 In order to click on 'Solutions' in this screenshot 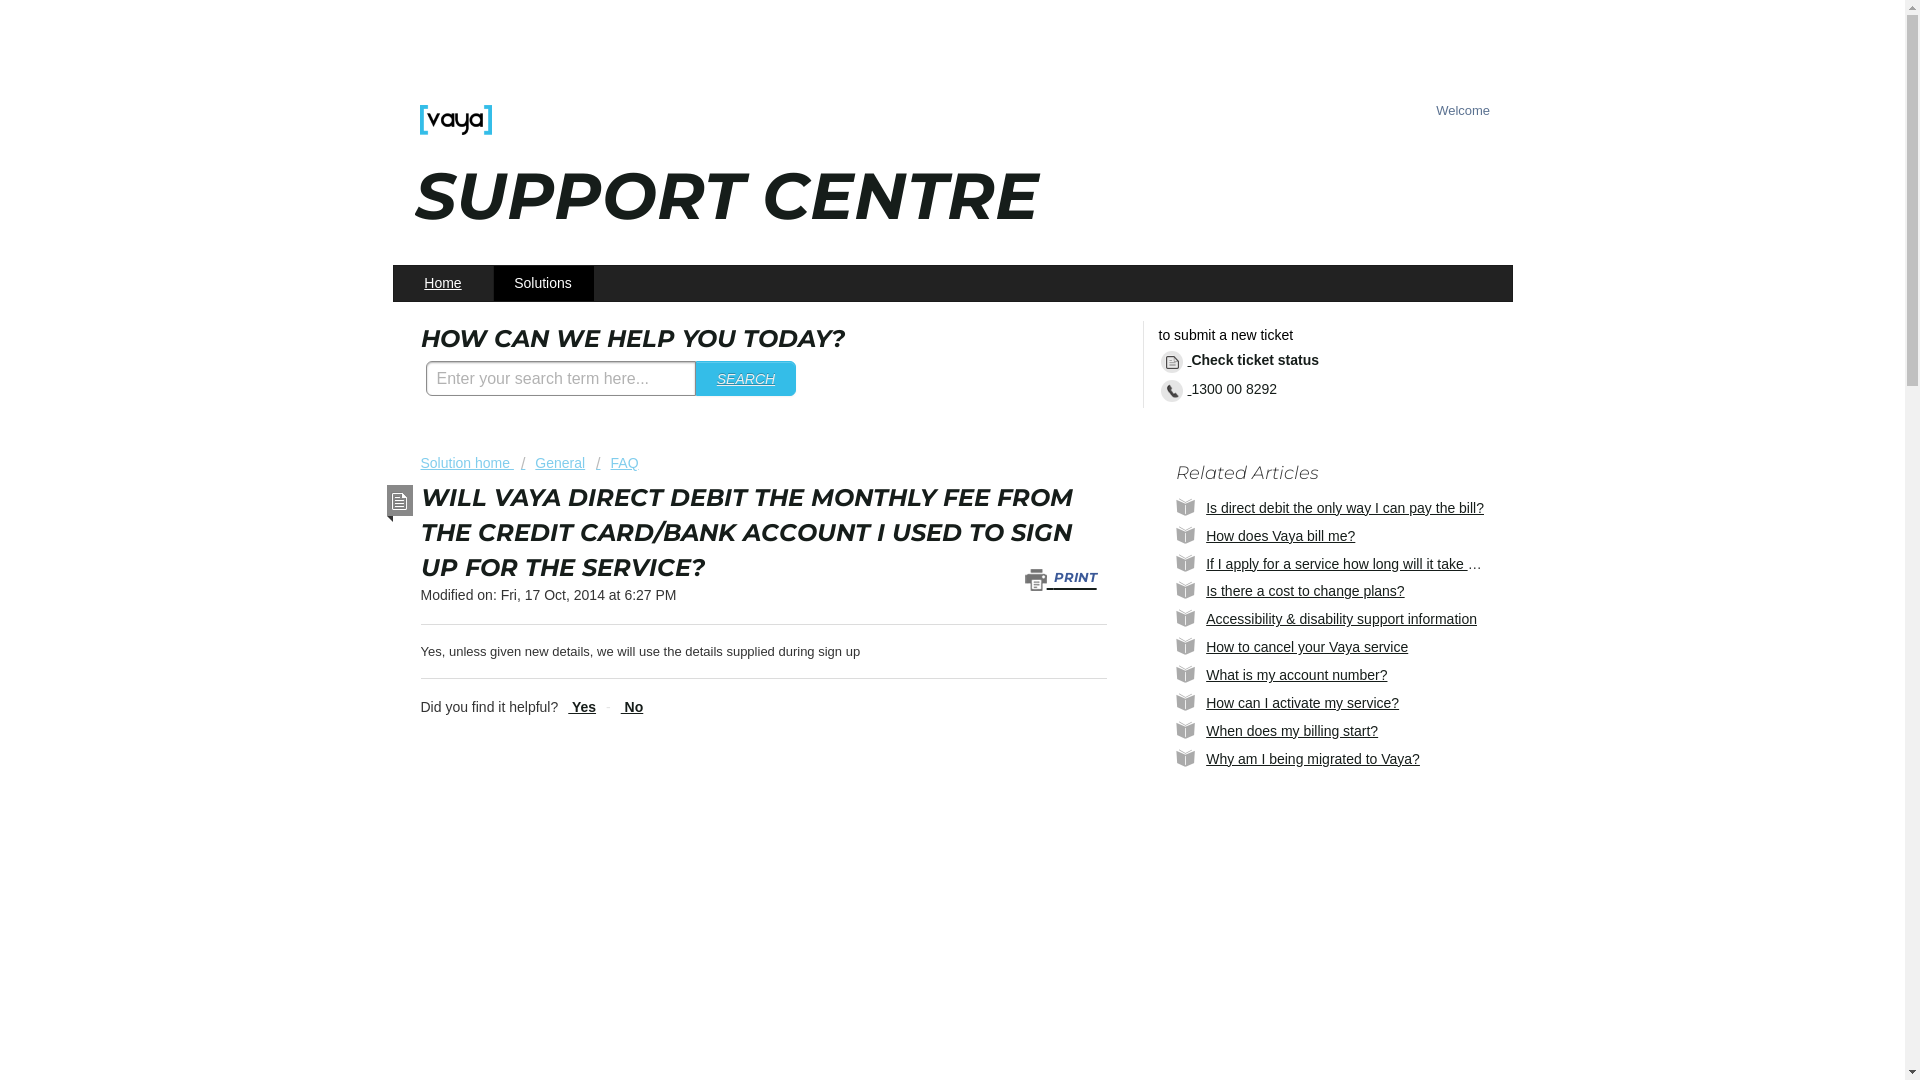, I will do `click(543, 283)`.